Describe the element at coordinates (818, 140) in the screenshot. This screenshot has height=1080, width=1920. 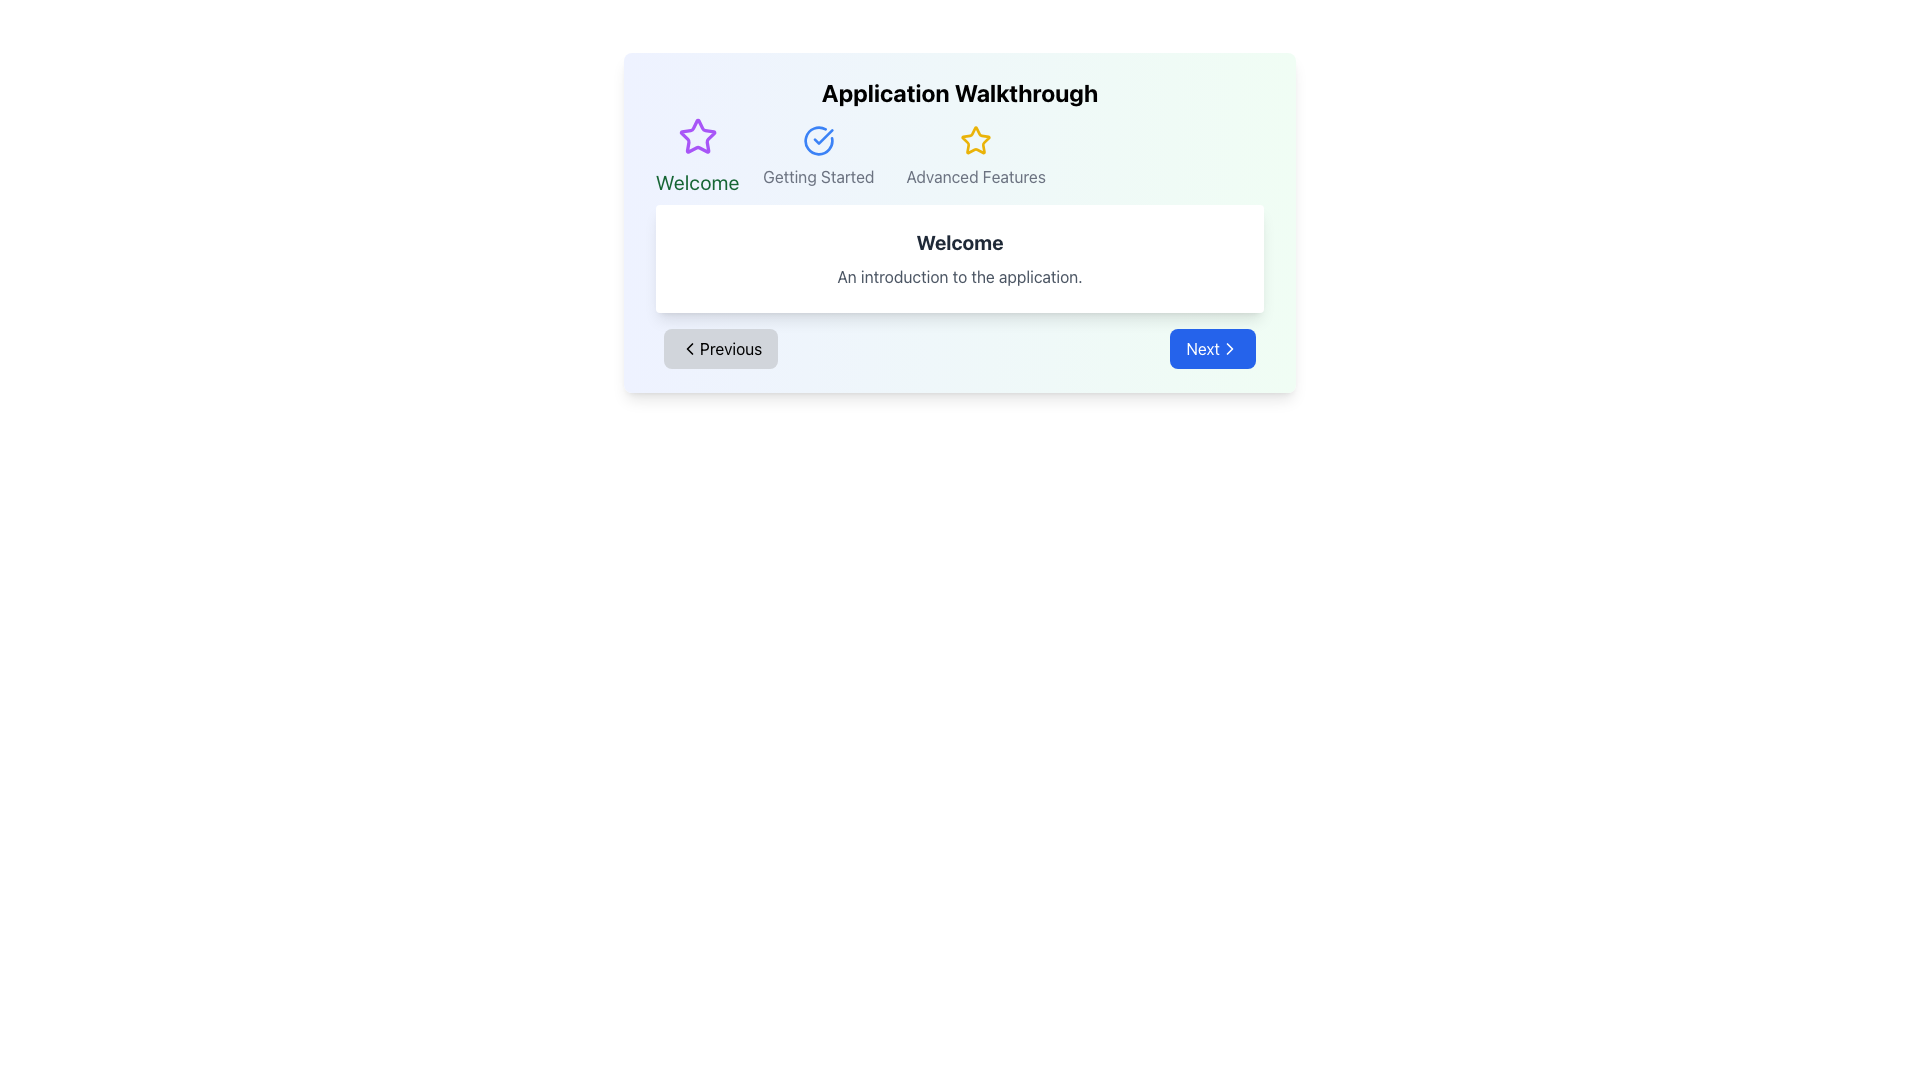
I see `the completion state represented by the leftmost icon in the 'Application Walkthrough' section` at that location.